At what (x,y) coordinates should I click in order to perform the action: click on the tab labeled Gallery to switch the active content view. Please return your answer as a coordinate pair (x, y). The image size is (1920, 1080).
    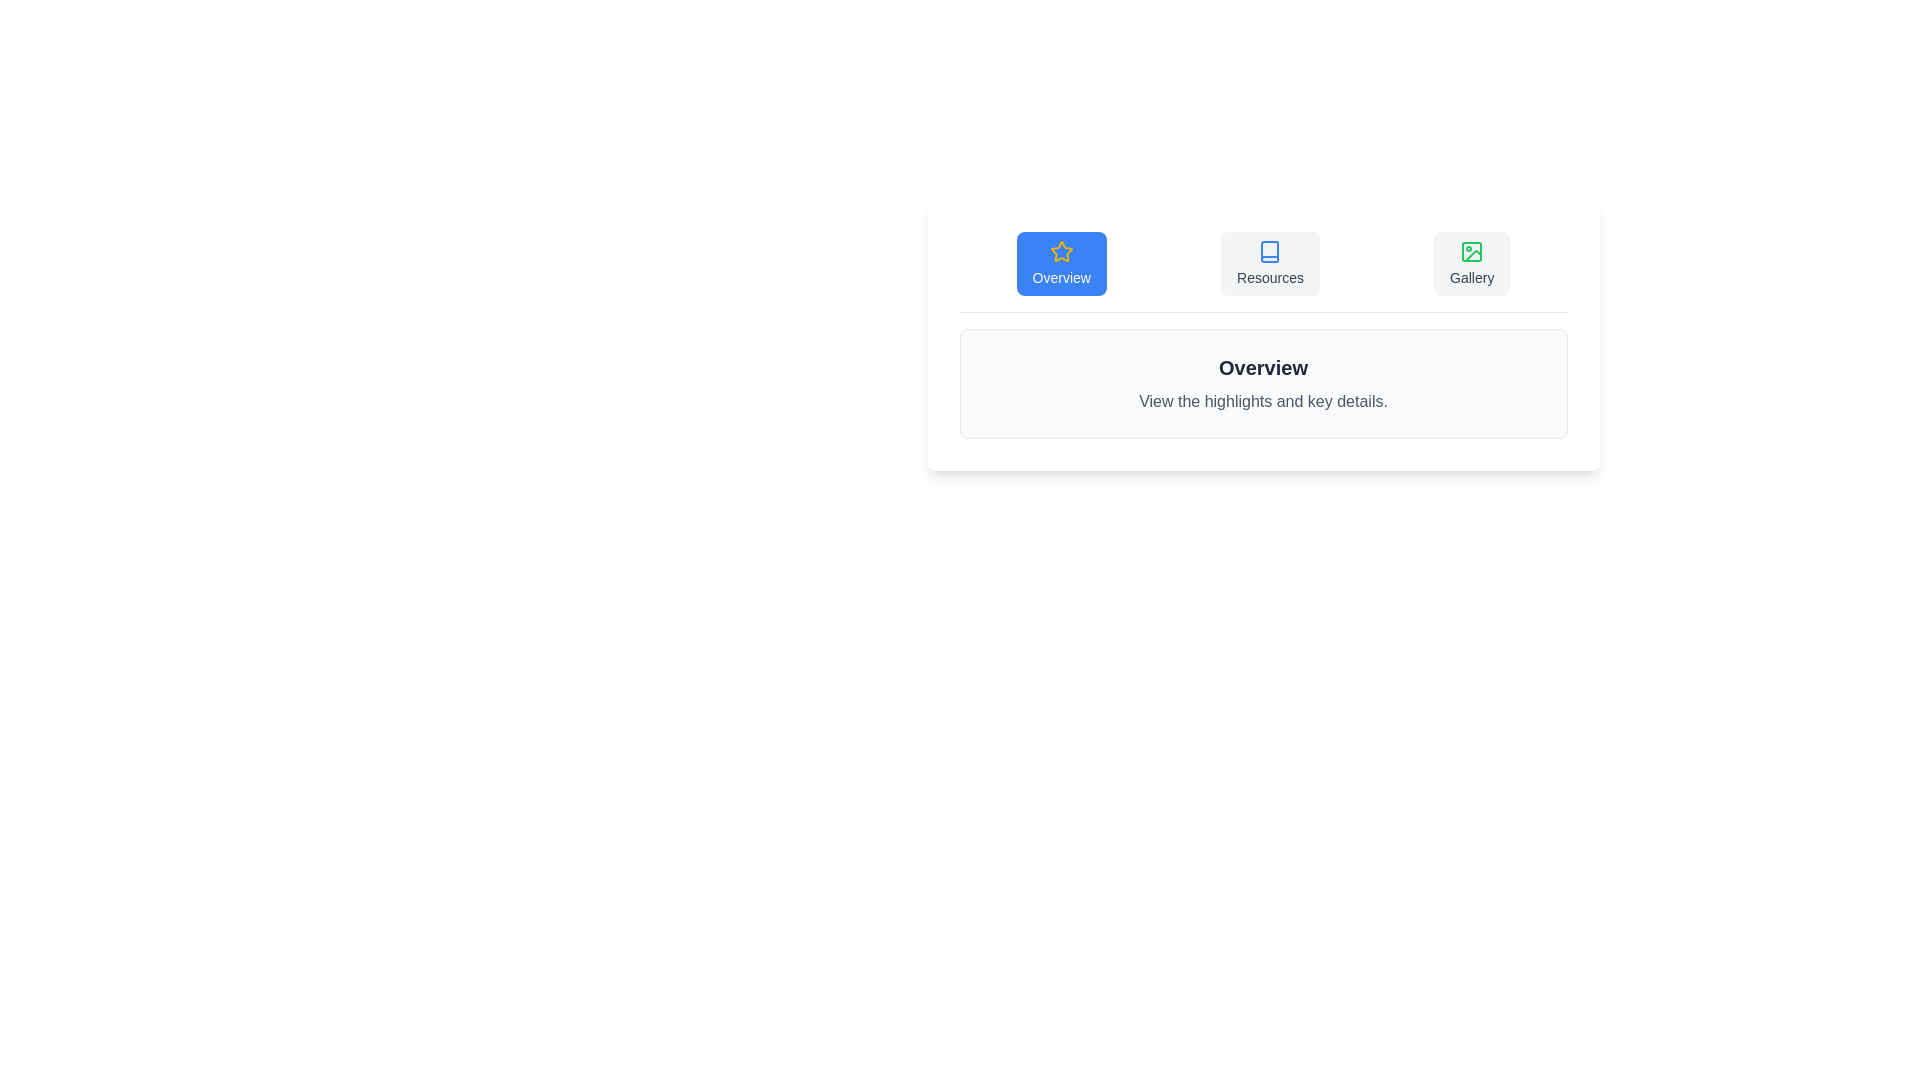
    Looking at the image, I should click on (1472, 262).